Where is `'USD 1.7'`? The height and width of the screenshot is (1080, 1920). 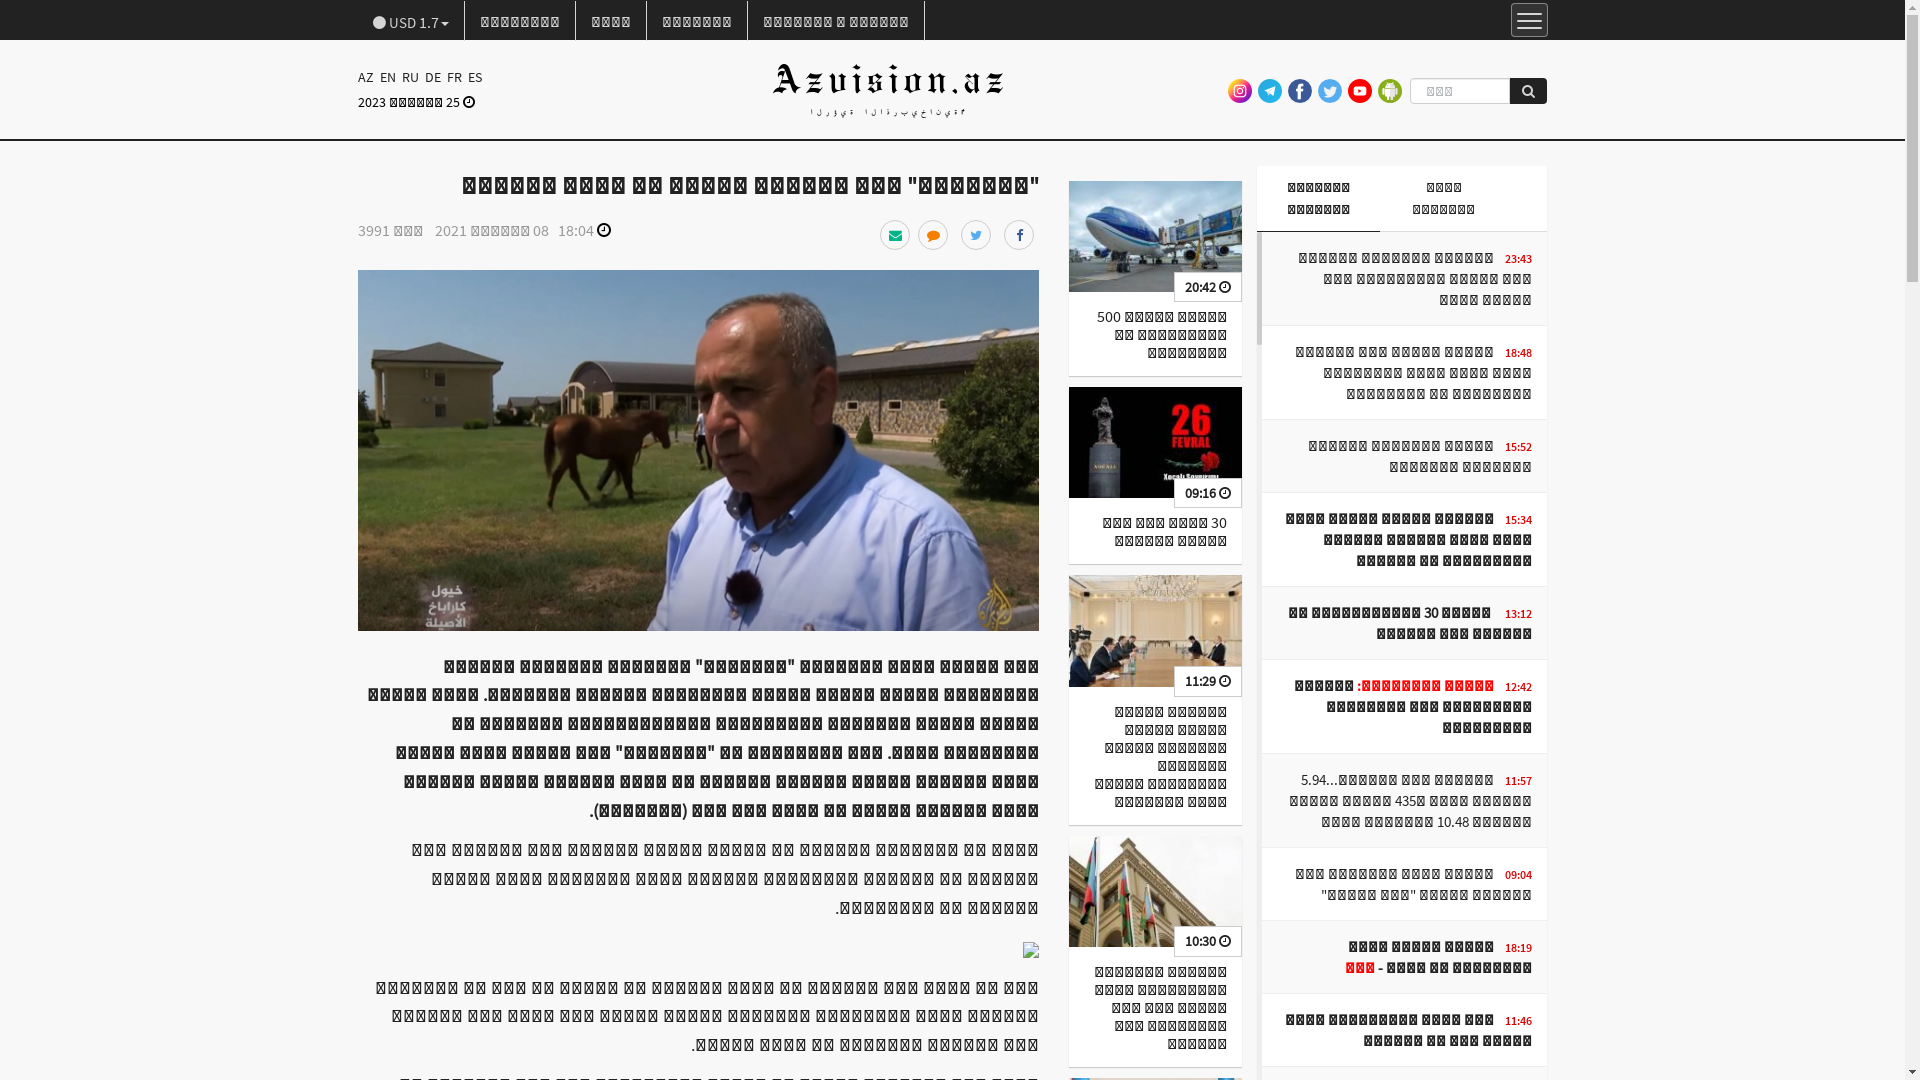
'USD 1.7' is located at coordinates (410, 20).